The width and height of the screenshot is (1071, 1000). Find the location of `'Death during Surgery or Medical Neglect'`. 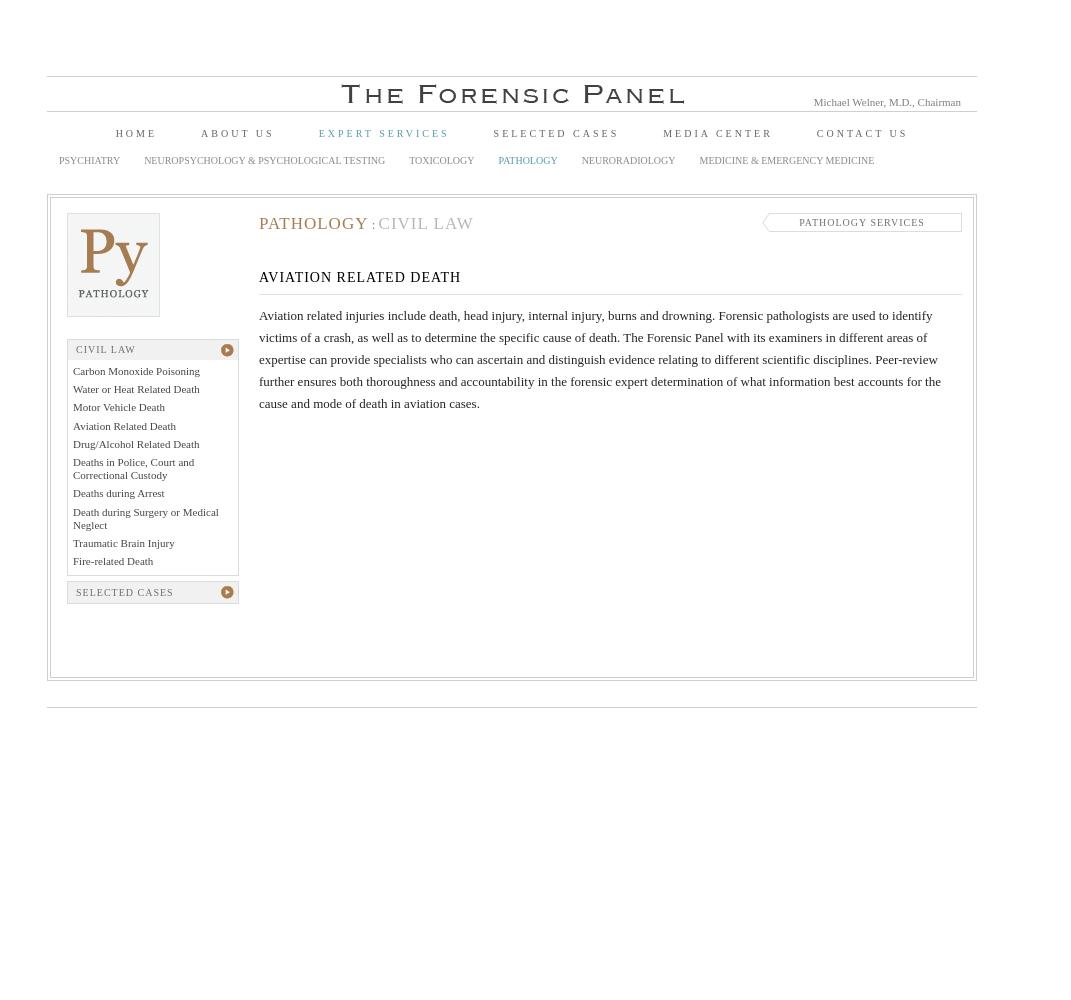

'Death during Surgery or Medical Neglect' is located at coordinates (145, 517).